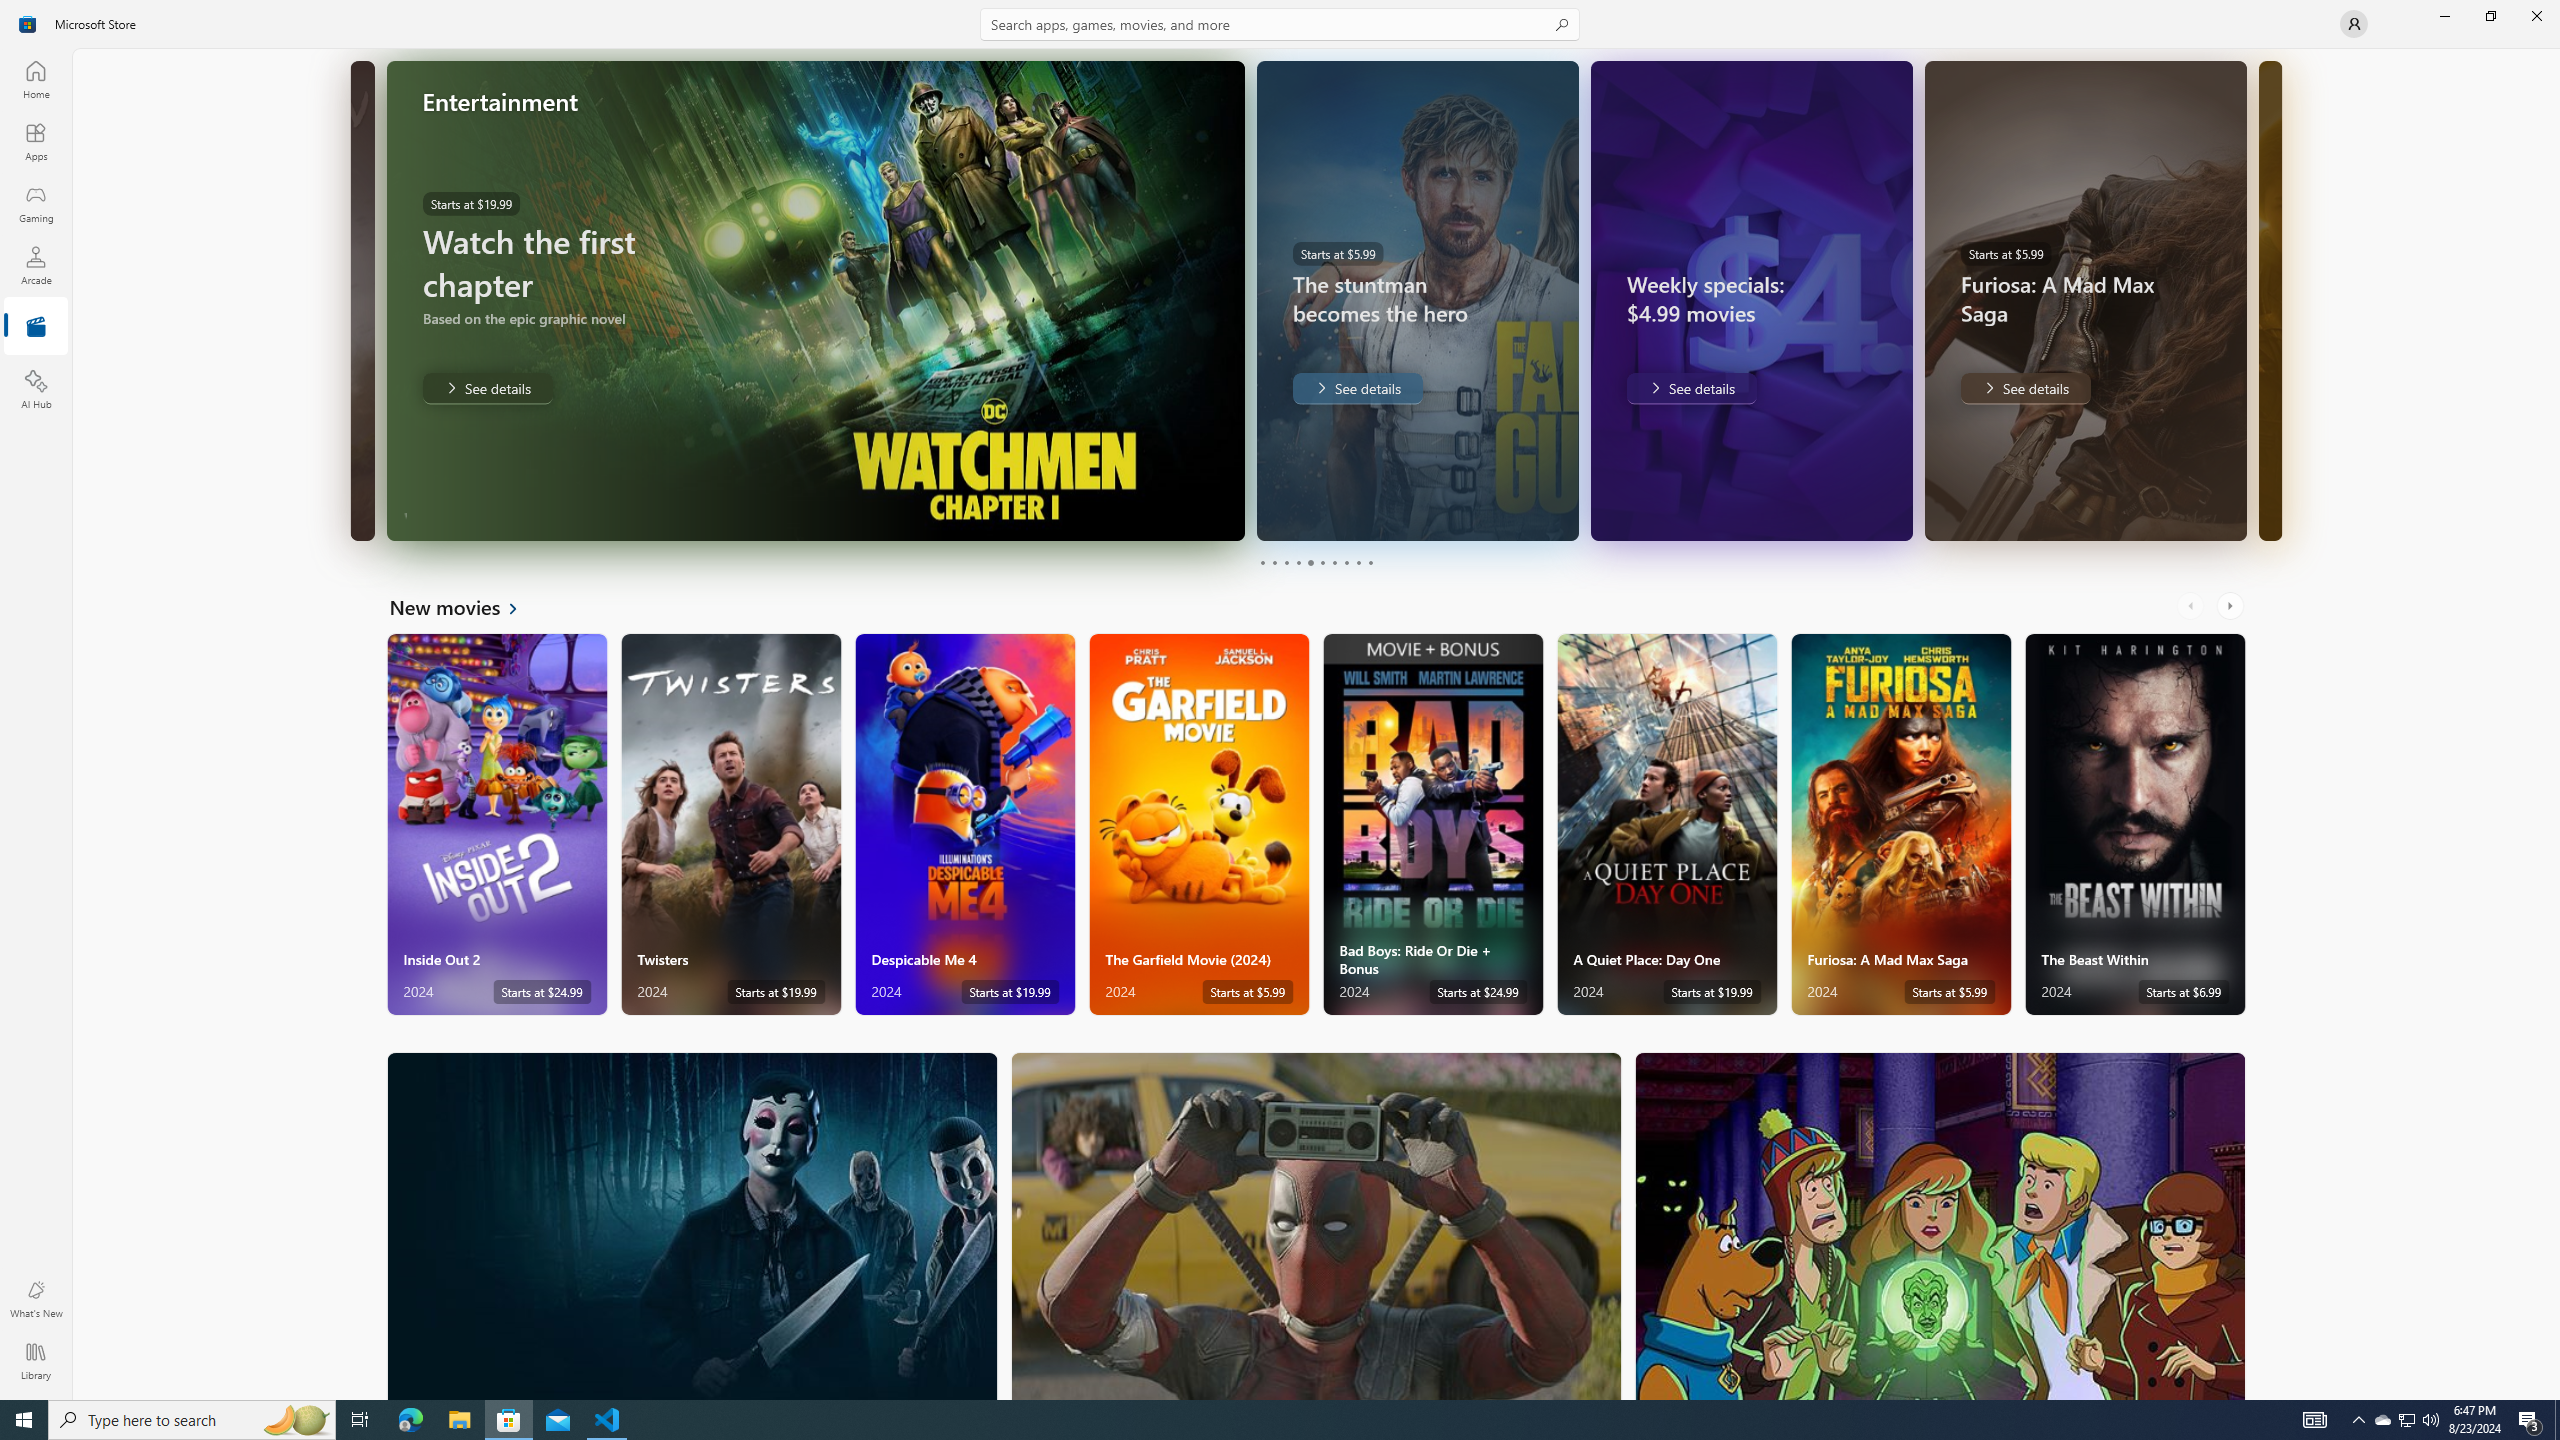  Describe the element at coordinates (34, 202) in the screenshot. I see `'Gaming'` at that location.